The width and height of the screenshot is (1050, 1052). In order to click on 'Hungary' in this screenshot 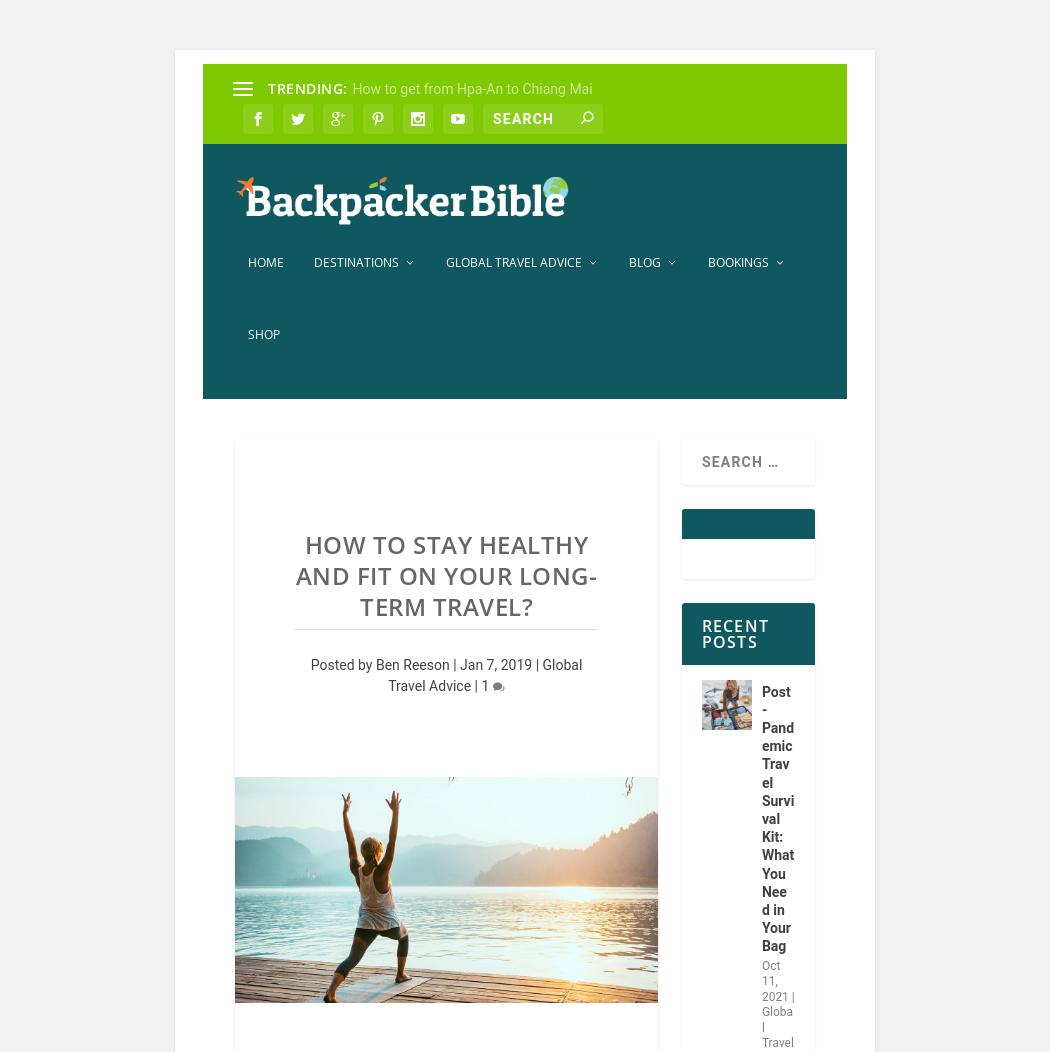, I will do `click(242, 584)`.